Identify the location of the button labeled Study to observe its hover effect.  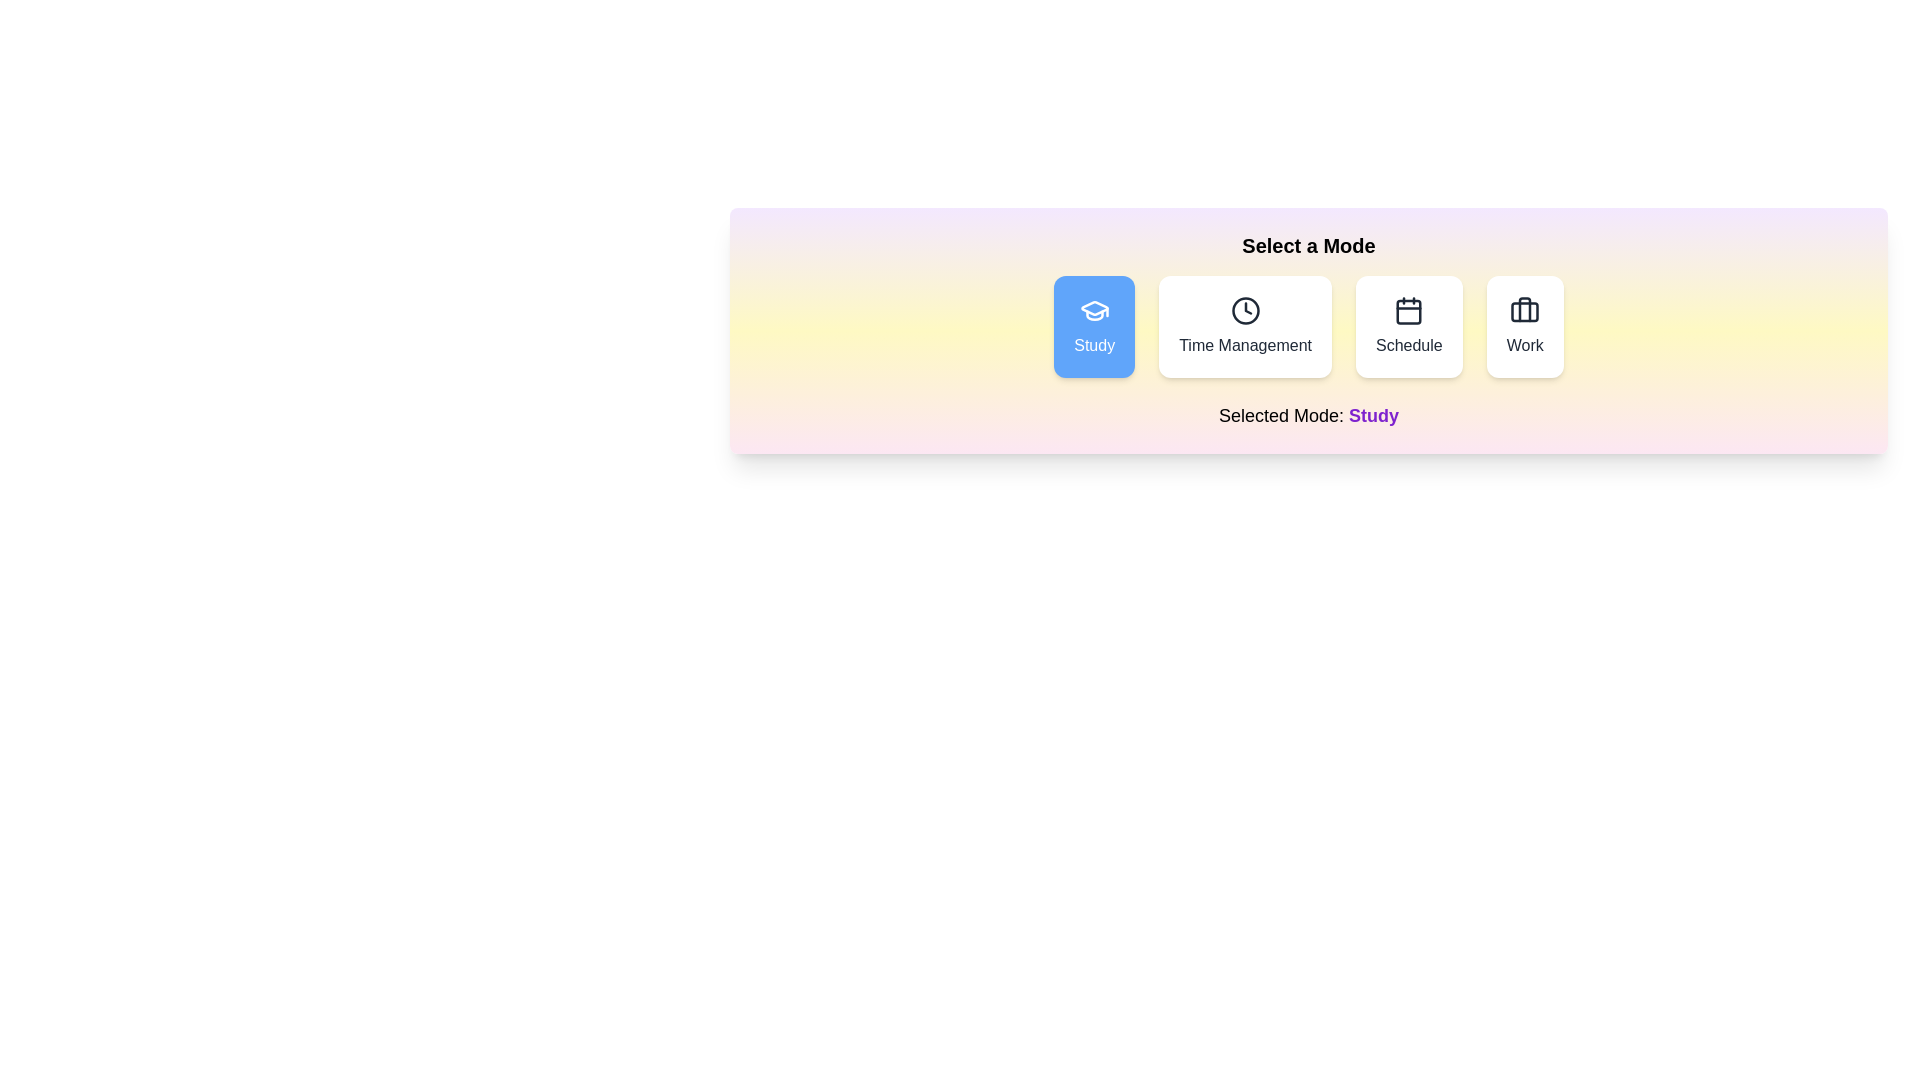
(1093, 326).